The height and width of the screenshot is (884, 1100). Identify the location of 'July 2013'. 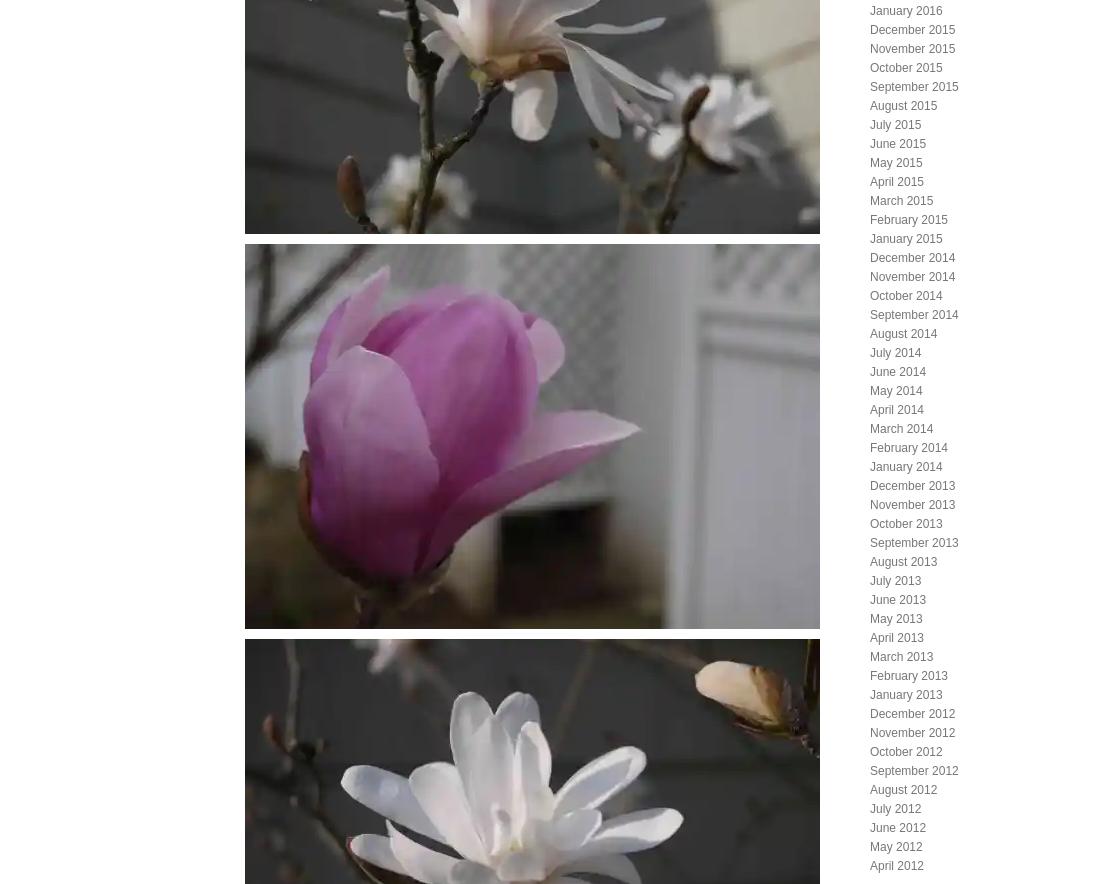
(868, 579).